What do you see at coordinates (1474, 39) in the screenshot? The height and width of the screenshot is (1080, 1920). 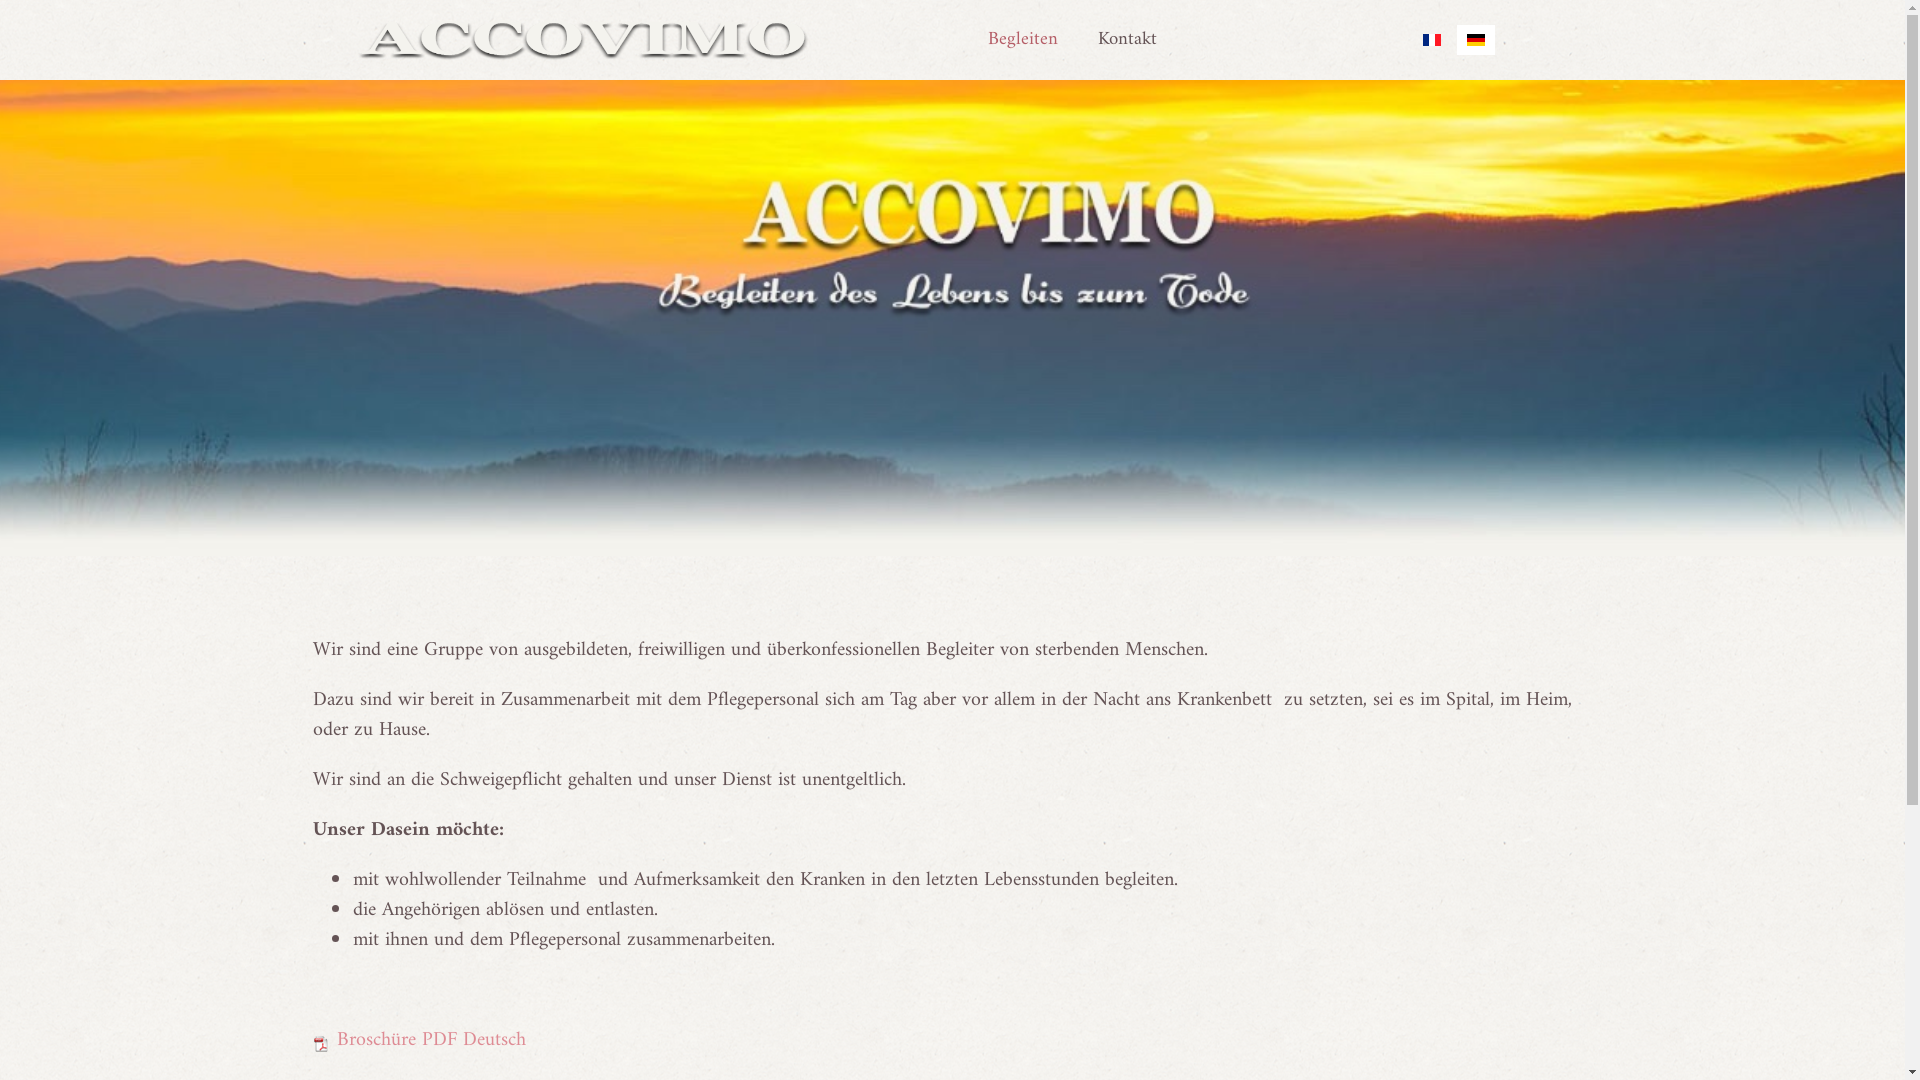 I see `'Deutsch (DE)'` at bounding box center [1474, 39].